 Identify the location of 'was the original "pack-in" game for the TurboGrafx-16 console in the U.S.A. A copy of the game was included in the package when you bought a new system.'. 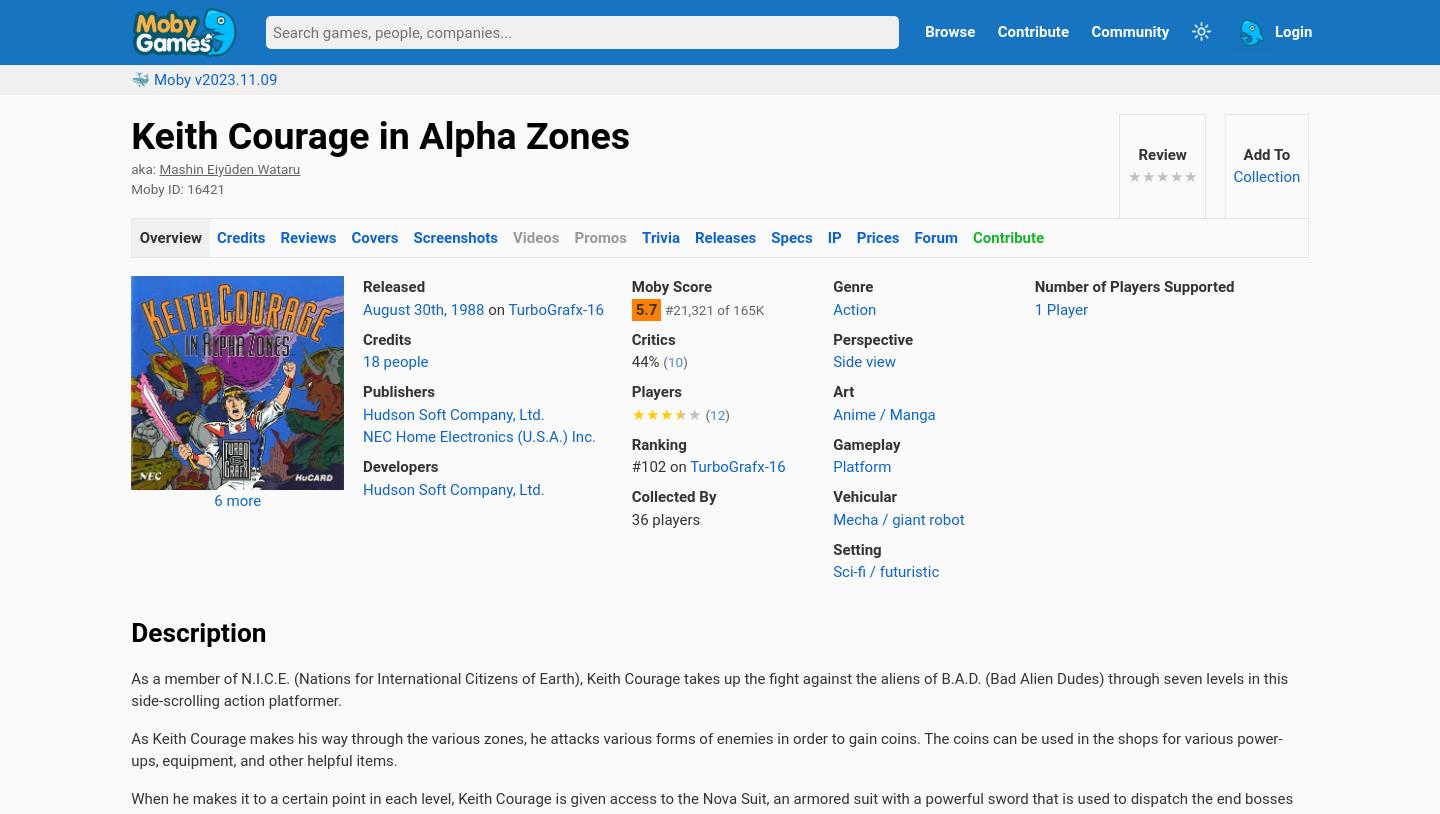
(717, 332).